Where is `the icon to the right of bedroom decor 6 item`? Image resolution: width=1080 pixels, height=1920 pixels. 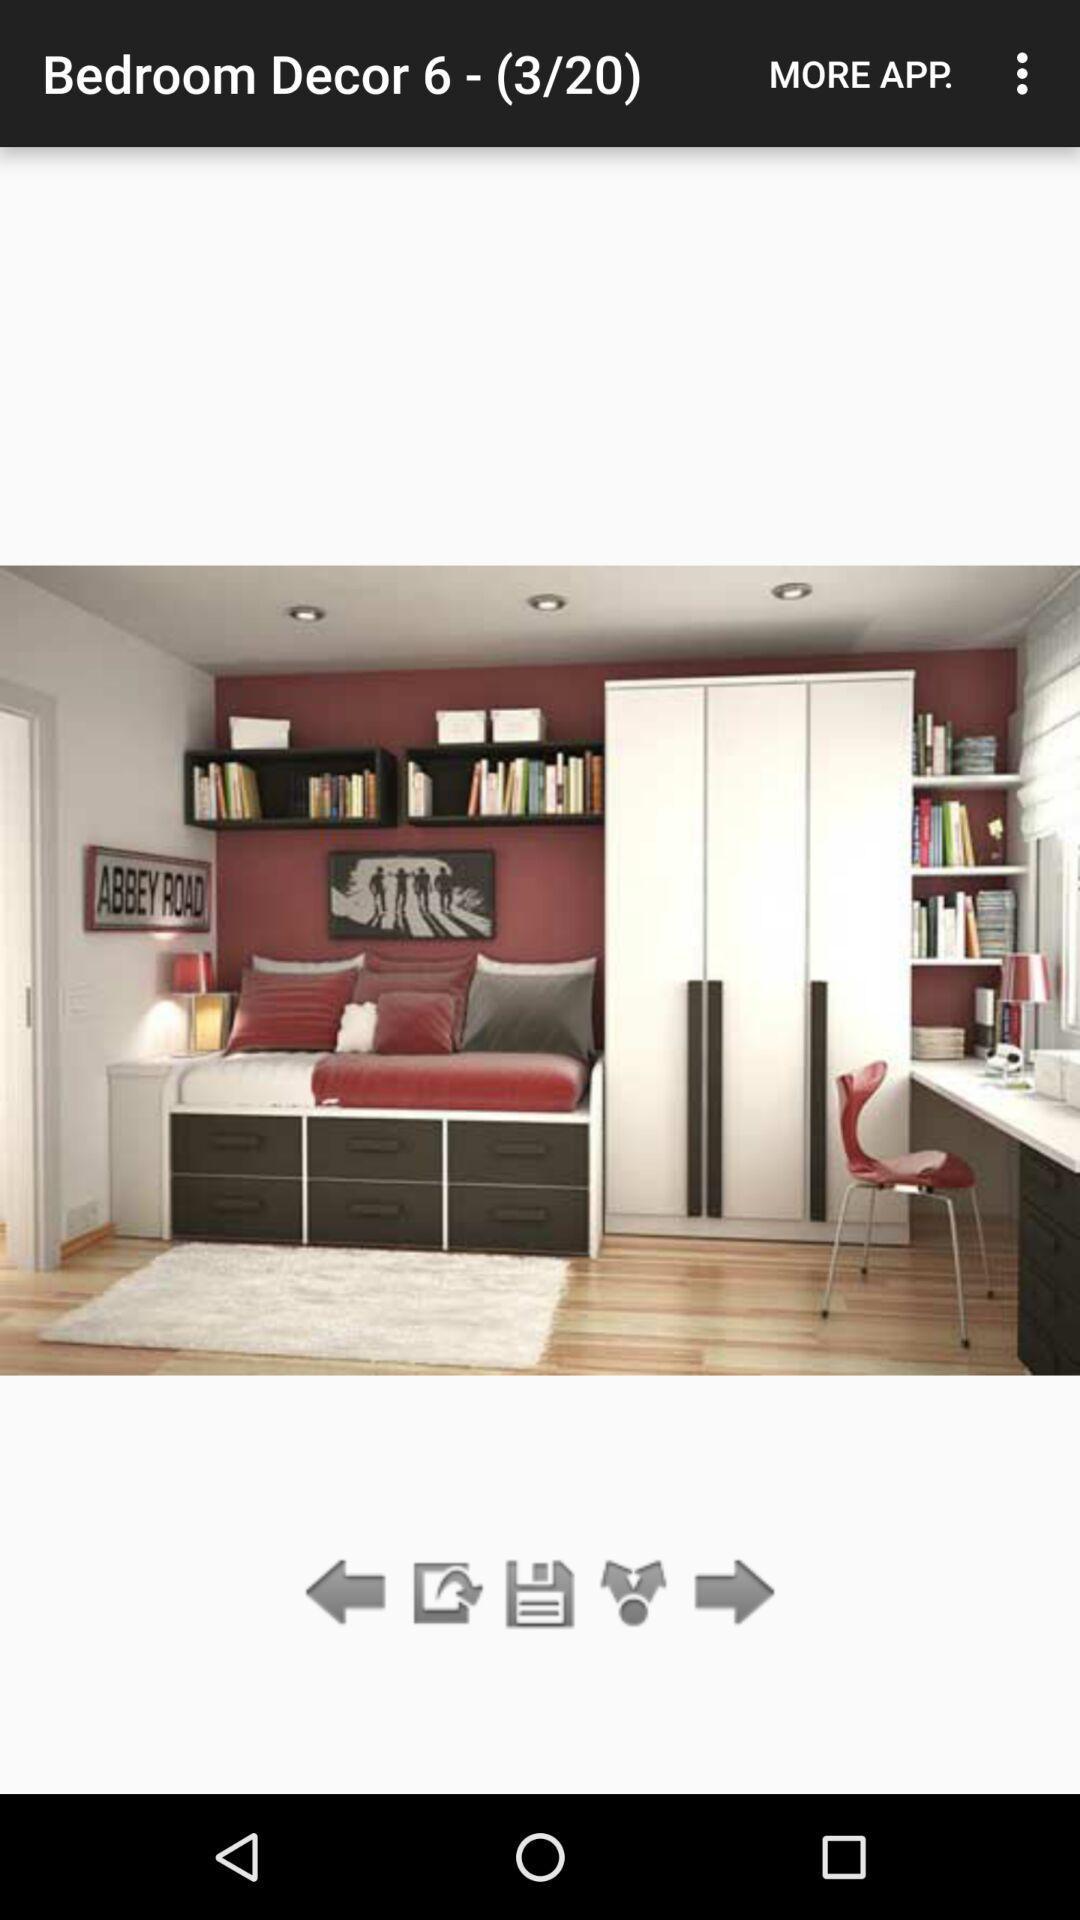
the icon to the right of bedroom decor 6 item is located at coordinates (860, 73).